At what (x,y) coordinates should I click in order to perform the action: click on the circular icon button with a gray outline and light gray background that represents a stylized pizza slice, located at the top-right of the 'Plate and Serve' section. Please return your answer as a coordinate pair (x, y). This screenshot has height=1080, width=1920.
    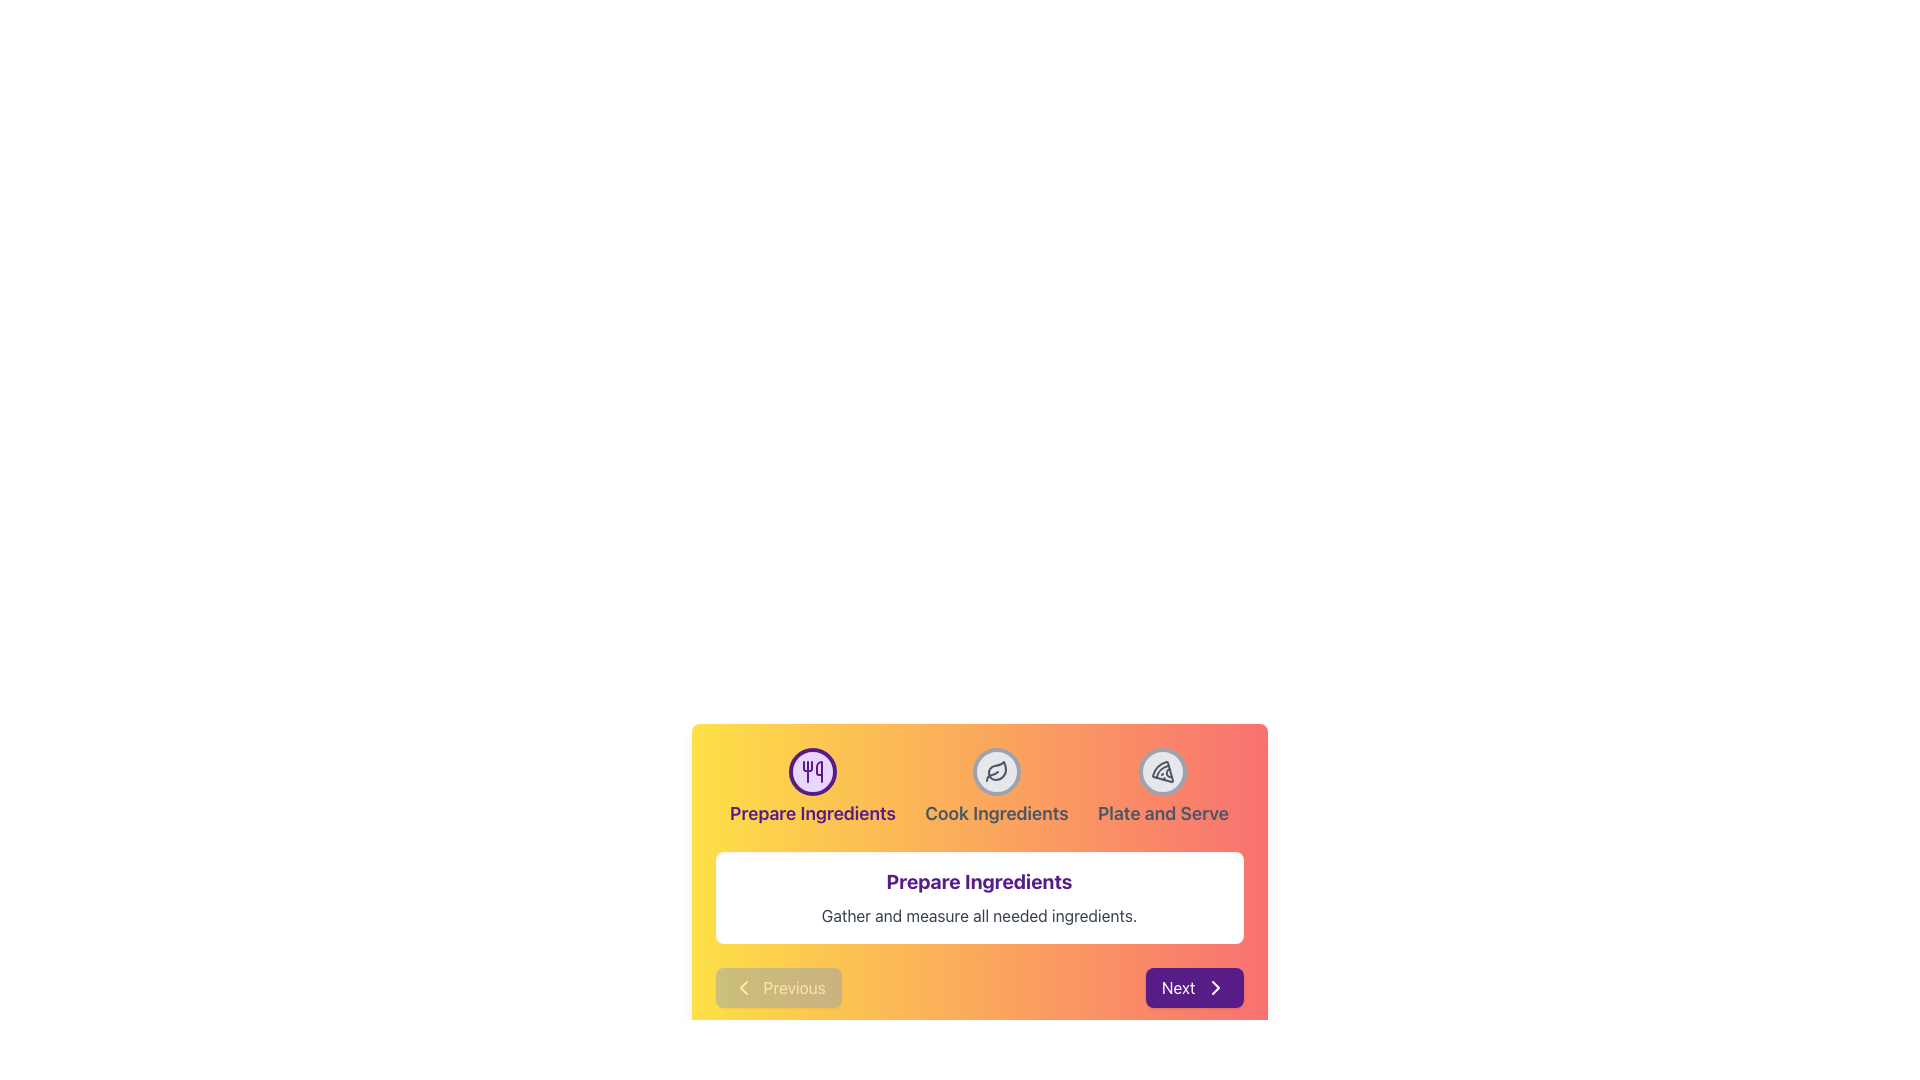
    Looking at the image, I should click on (1163, 770).